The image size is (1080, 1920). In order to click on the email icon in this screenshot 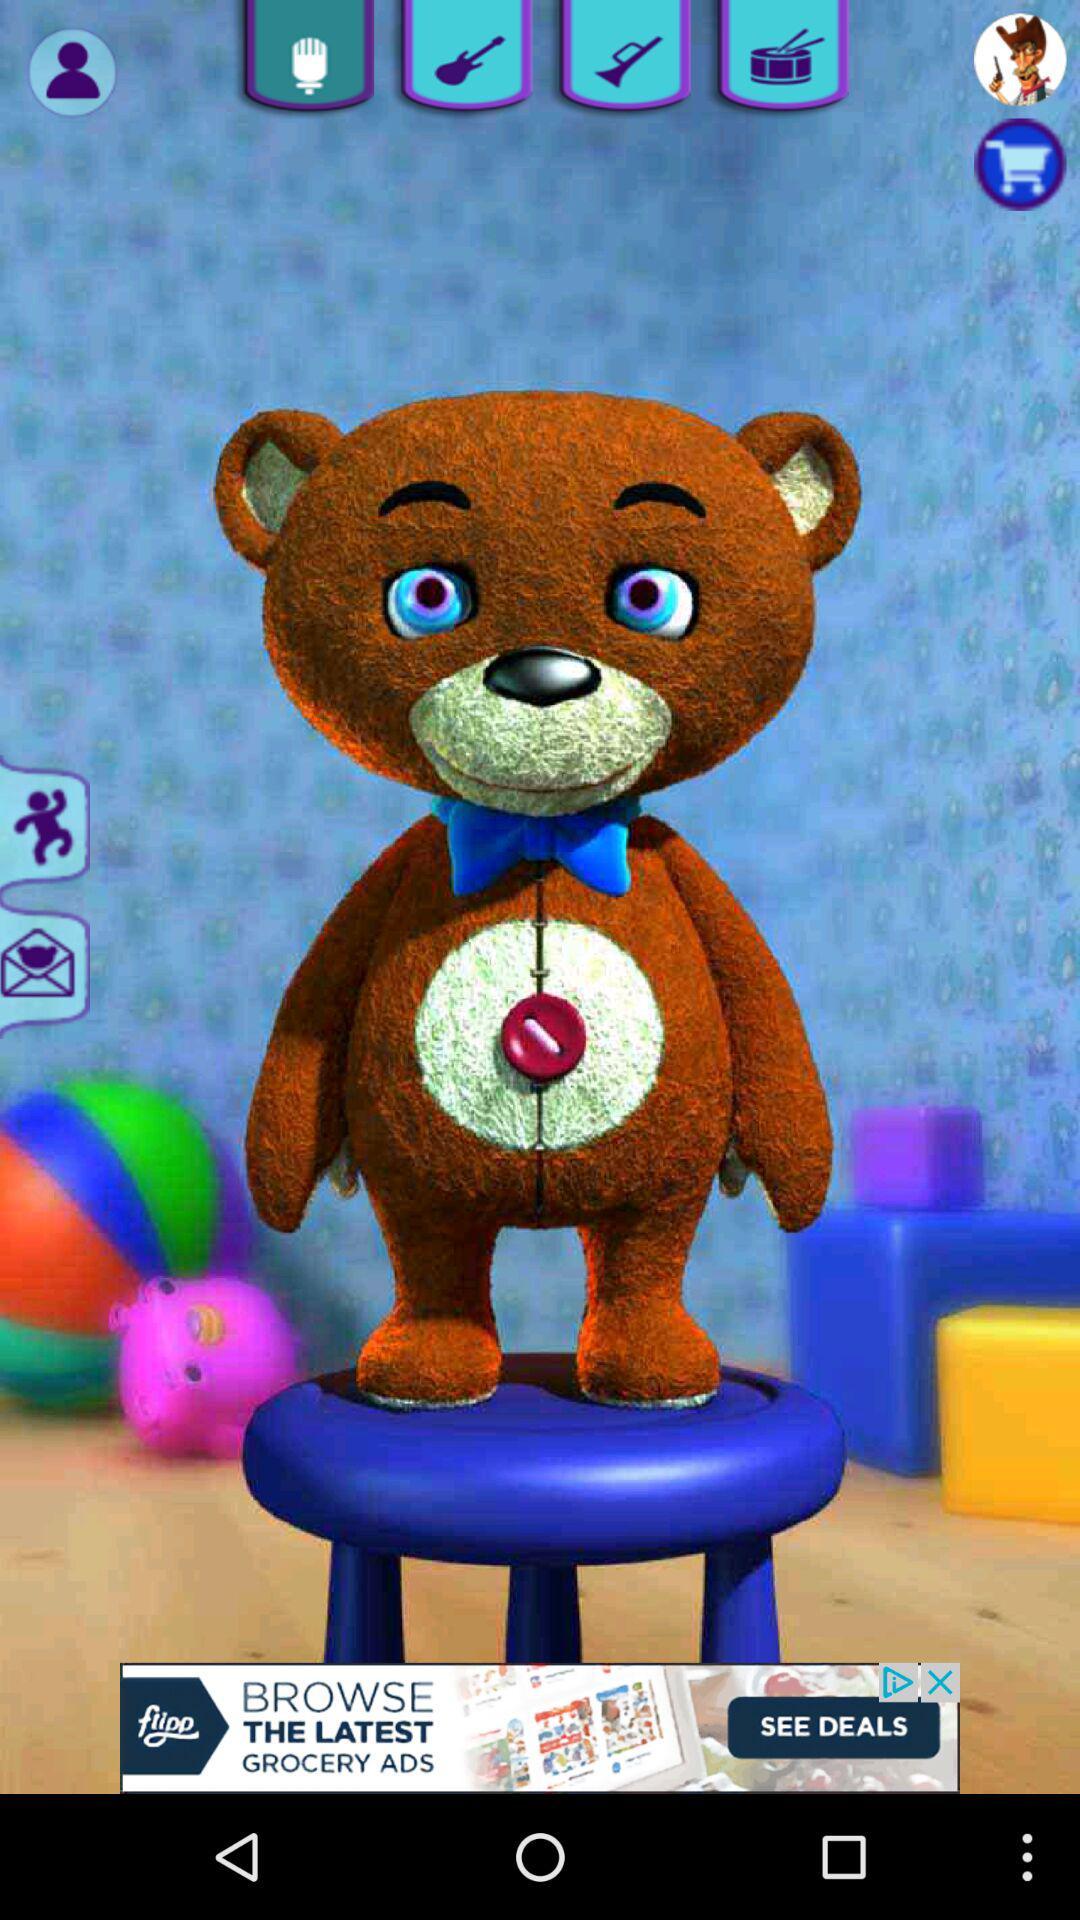, I will do `click(45, 1035)`.